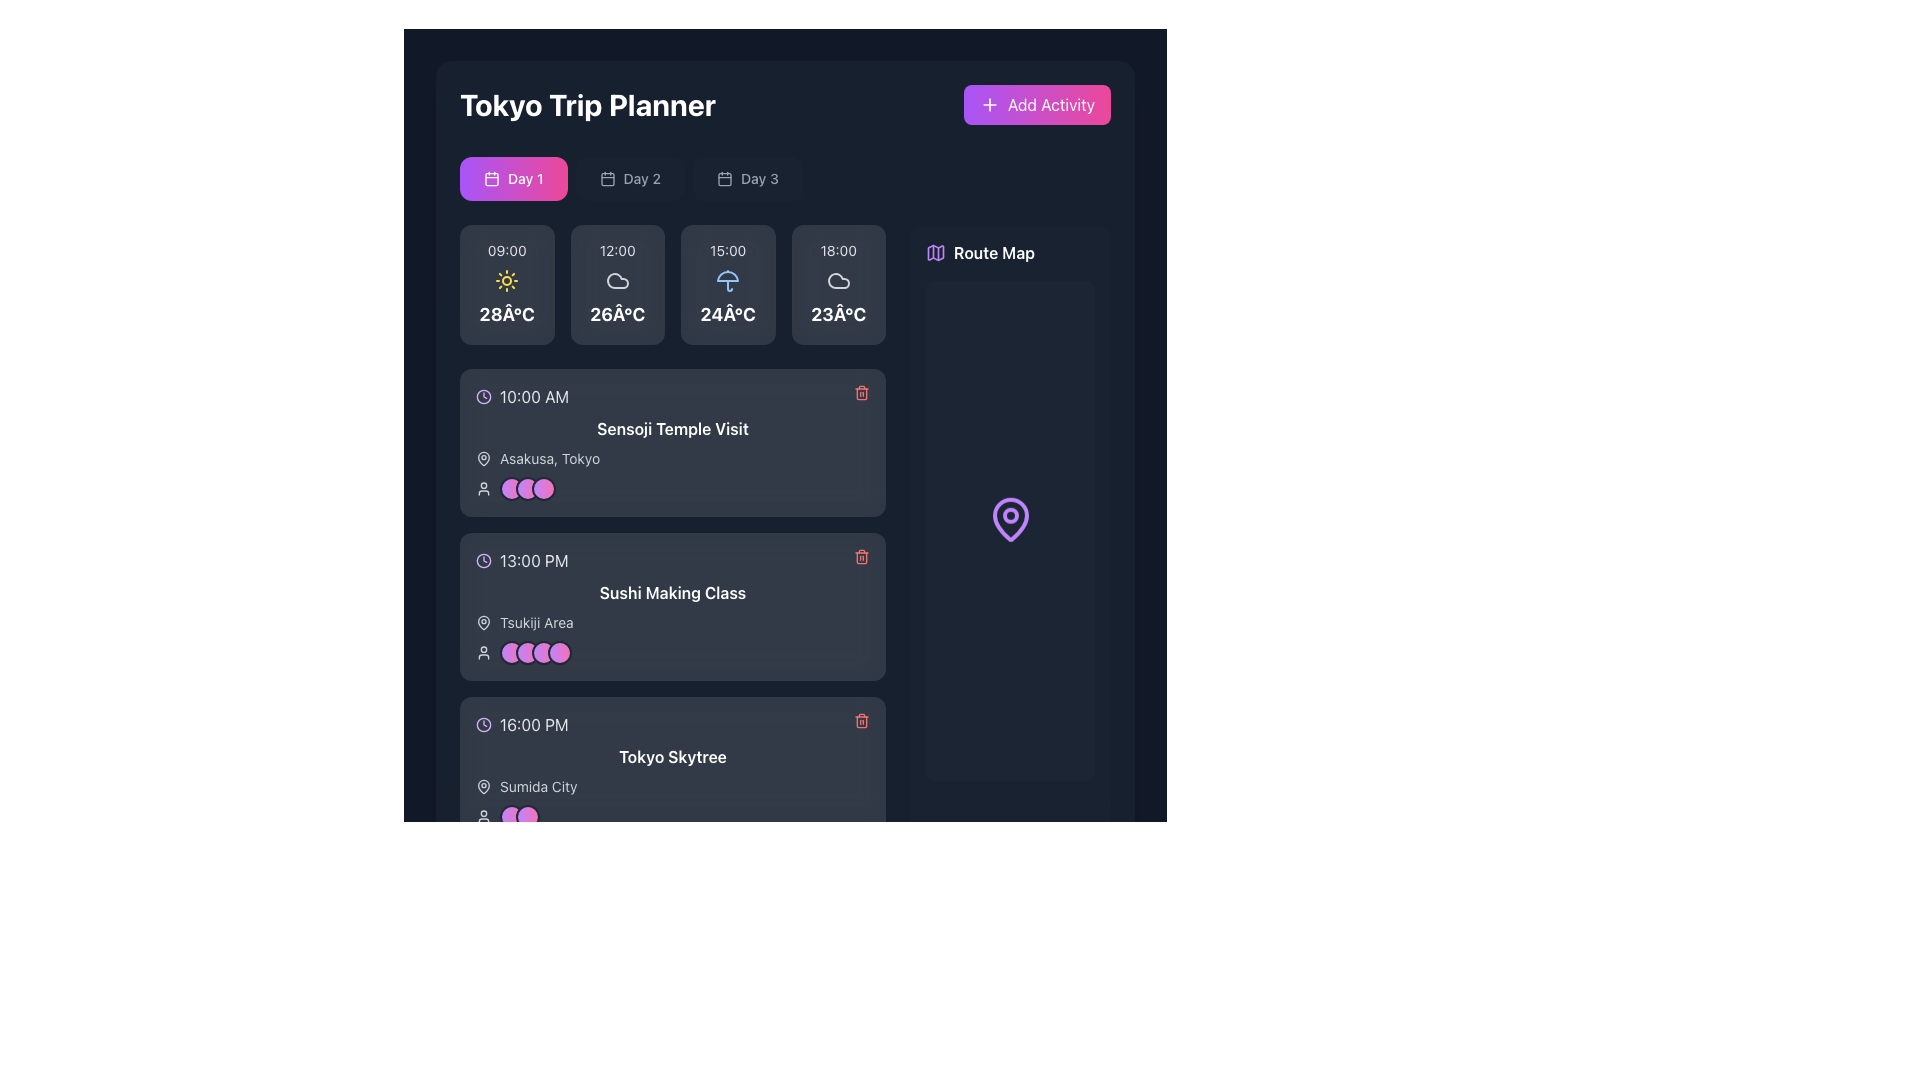  I want to click on the first circular avatar icon, which has a gradient background transitioning from purple to pink, and is encircled by a gray border, located below the 'Sushi Making Class' event entry, so click(512, 652).